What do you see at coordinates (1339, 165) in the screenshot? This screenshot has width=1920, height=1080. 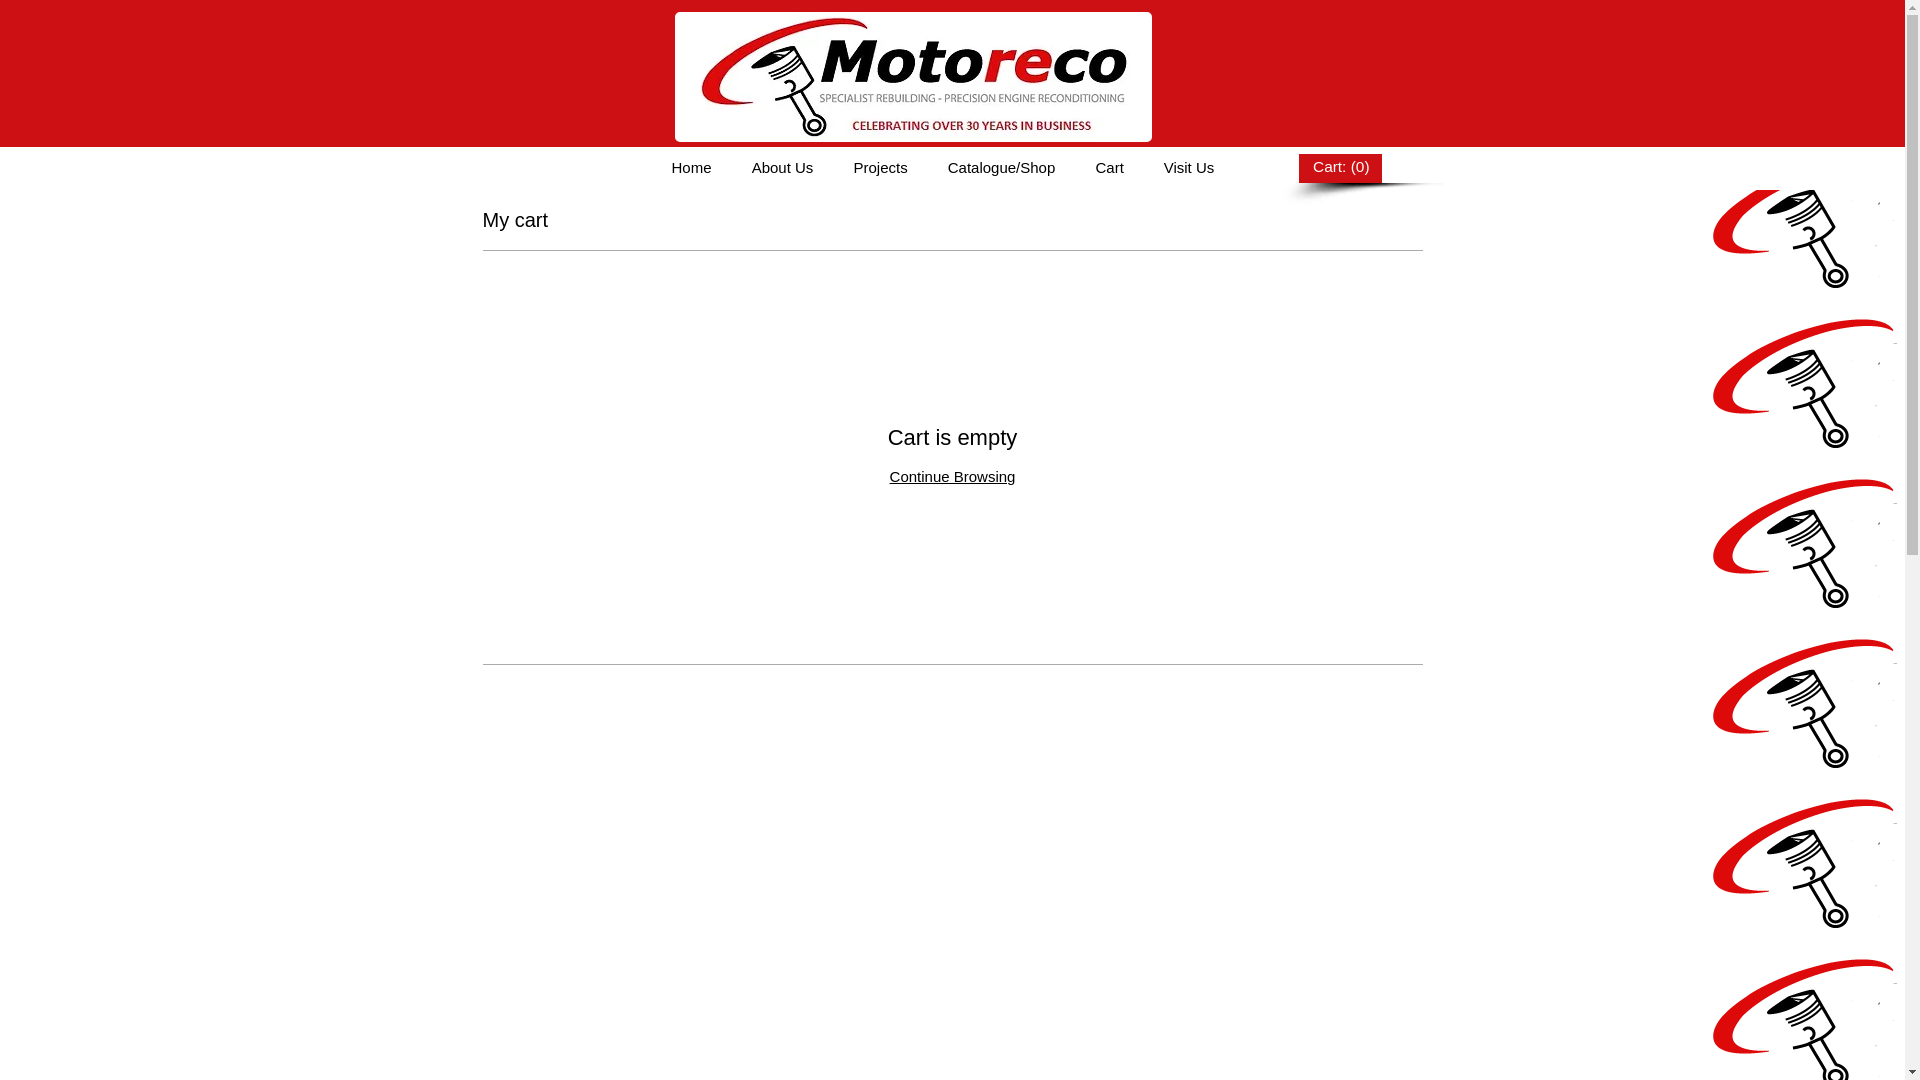 I see `'Cart: (0)'` at bounding box center [1339, 165].